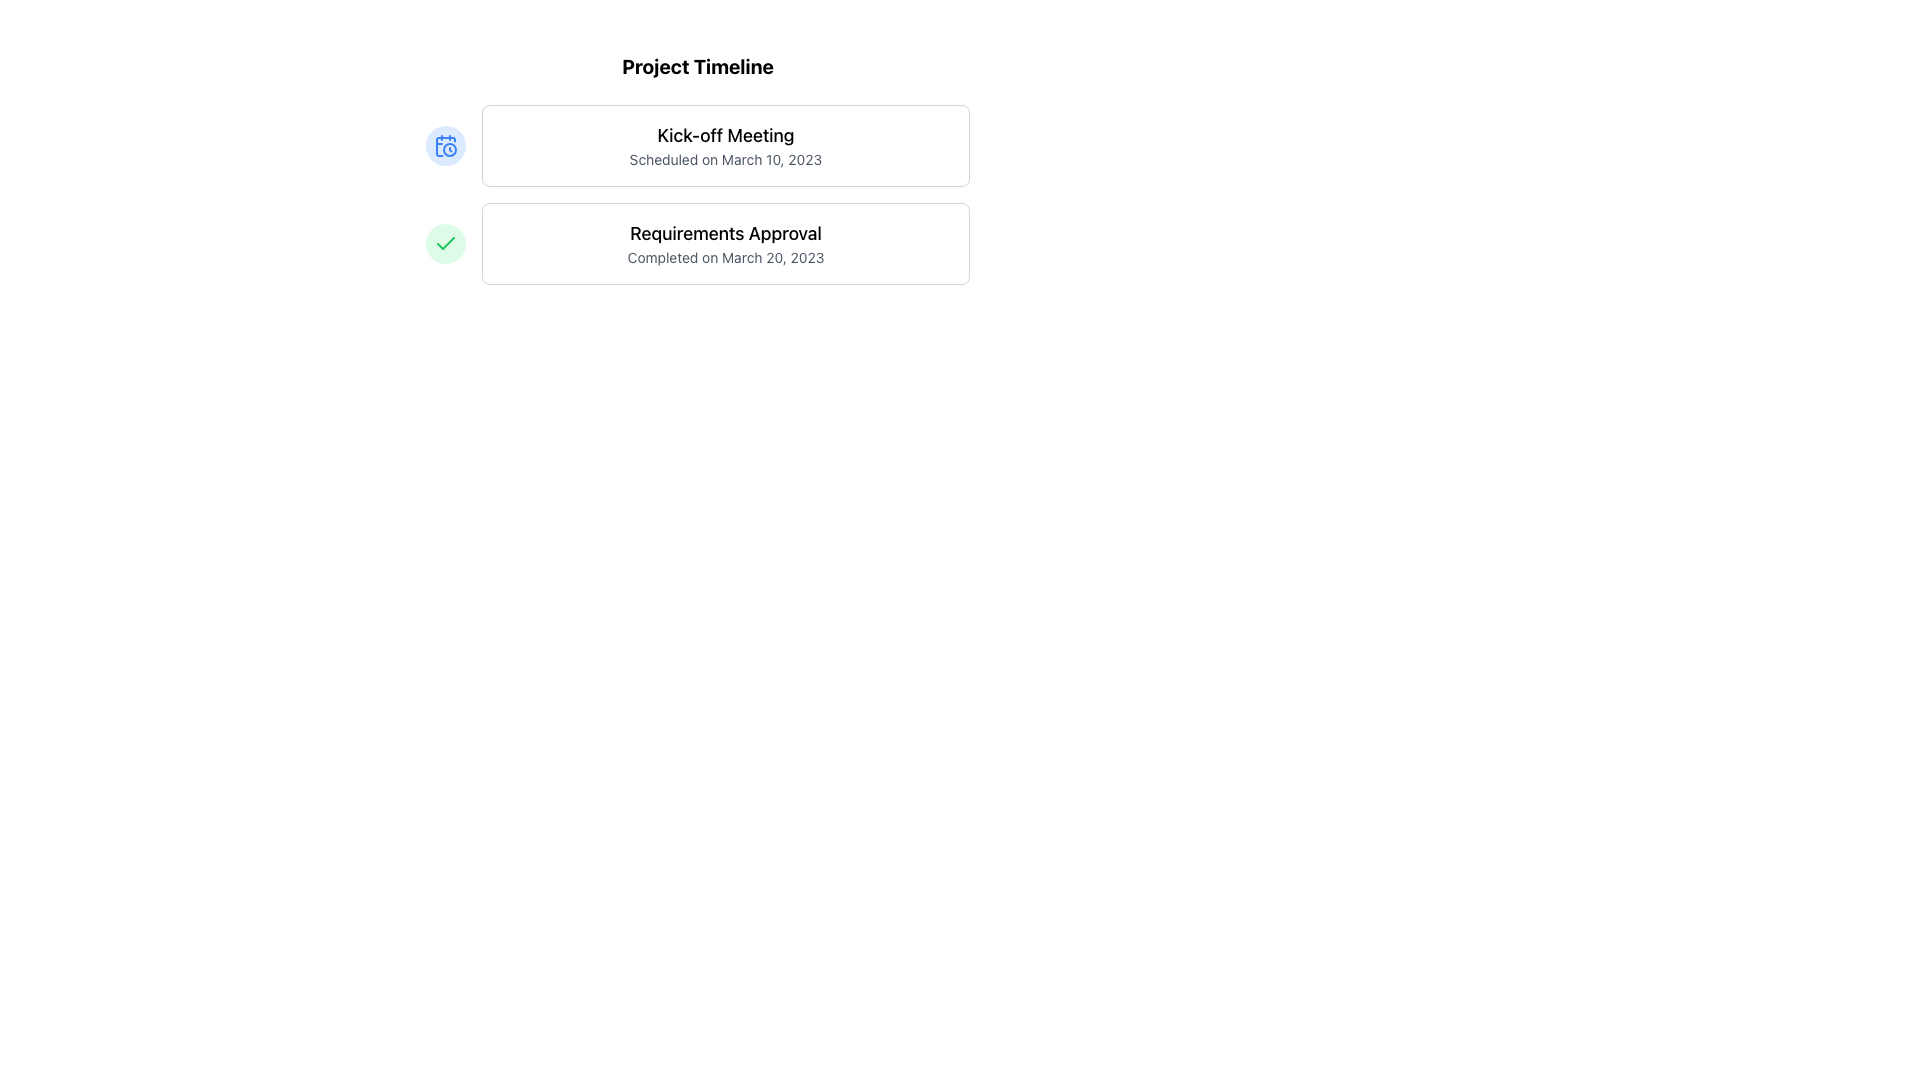 The height and width of the screenshot is (1080, 1920). I want to click on the event icon in the timeline that signifies the 'Kick-off Meeting', which is represented by a circular blue background, so click(445, 145).